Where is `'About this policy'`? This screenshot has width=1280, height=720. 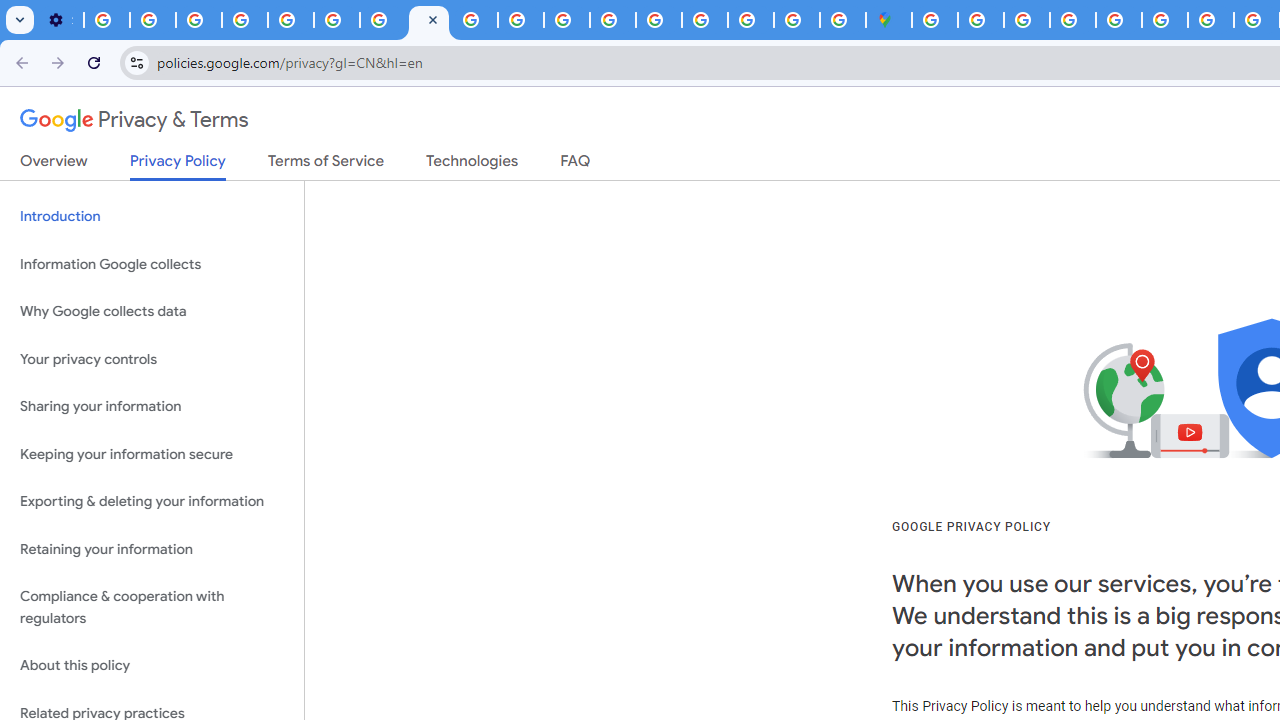 'About this policy' is located at coordinates (151, 666).